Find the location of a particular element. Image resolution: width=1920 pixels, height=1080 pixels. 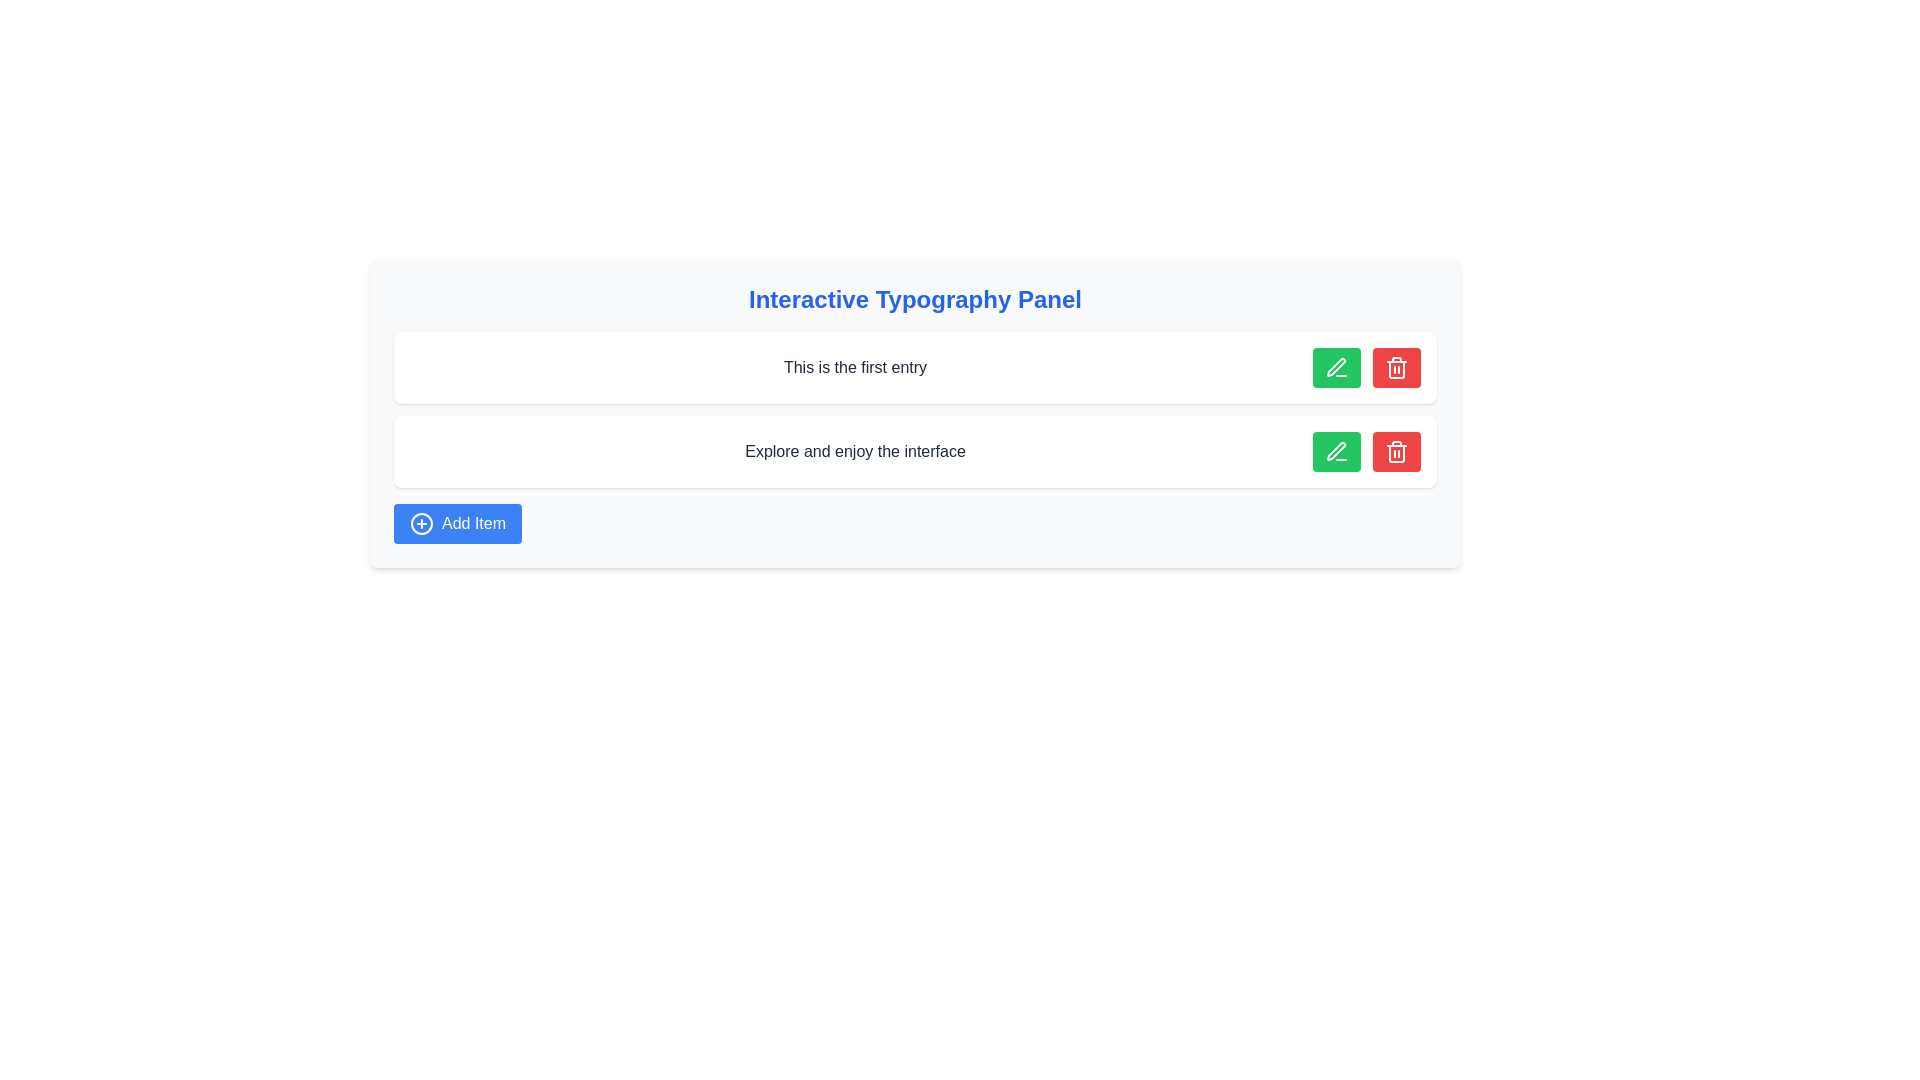

the green circular button containing an icon located to the right of the text 'This is the first entry' is located at coordinates (1337, 367).